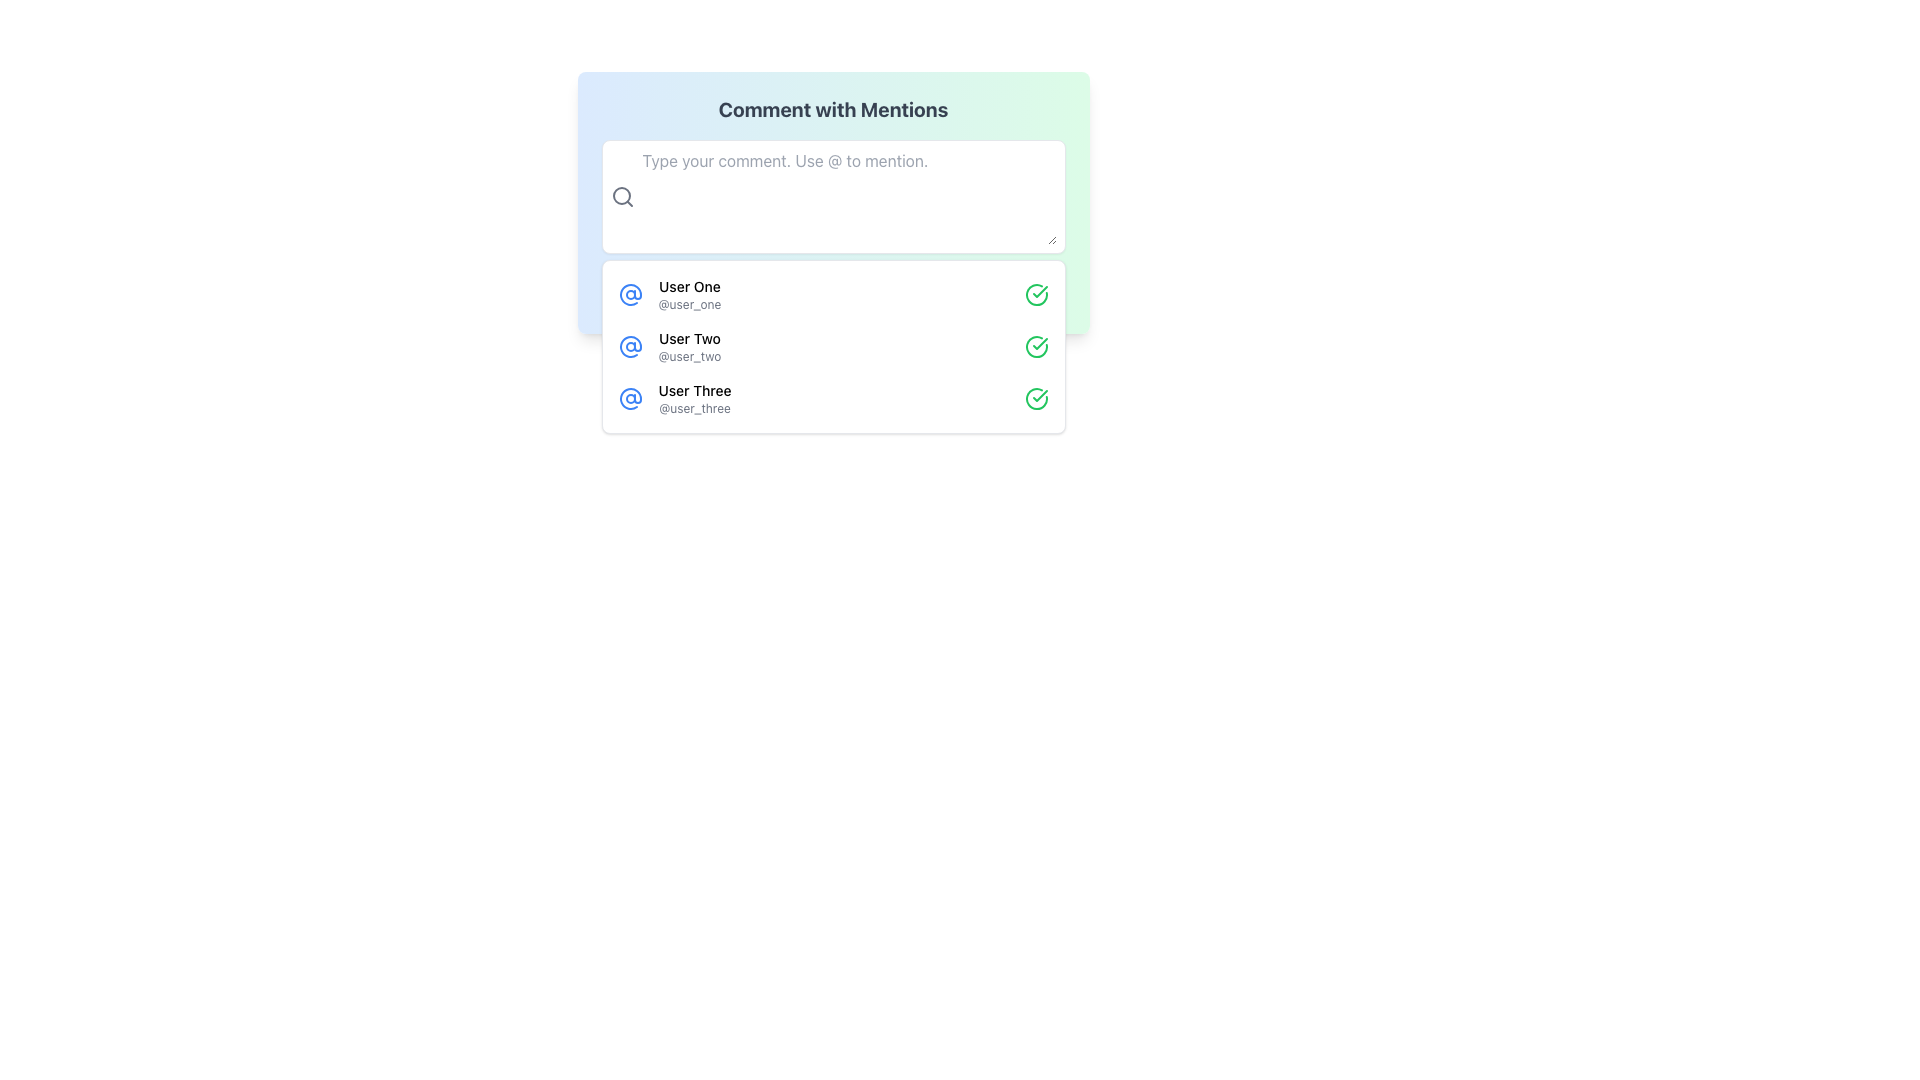 The image size is (1920, 1080). What do you see at coordinates (833, 294) in the screenshot?
I see `the first list item displaying the profile information for 'User One' with username '@user_one'` at bounding box center [833, 294].